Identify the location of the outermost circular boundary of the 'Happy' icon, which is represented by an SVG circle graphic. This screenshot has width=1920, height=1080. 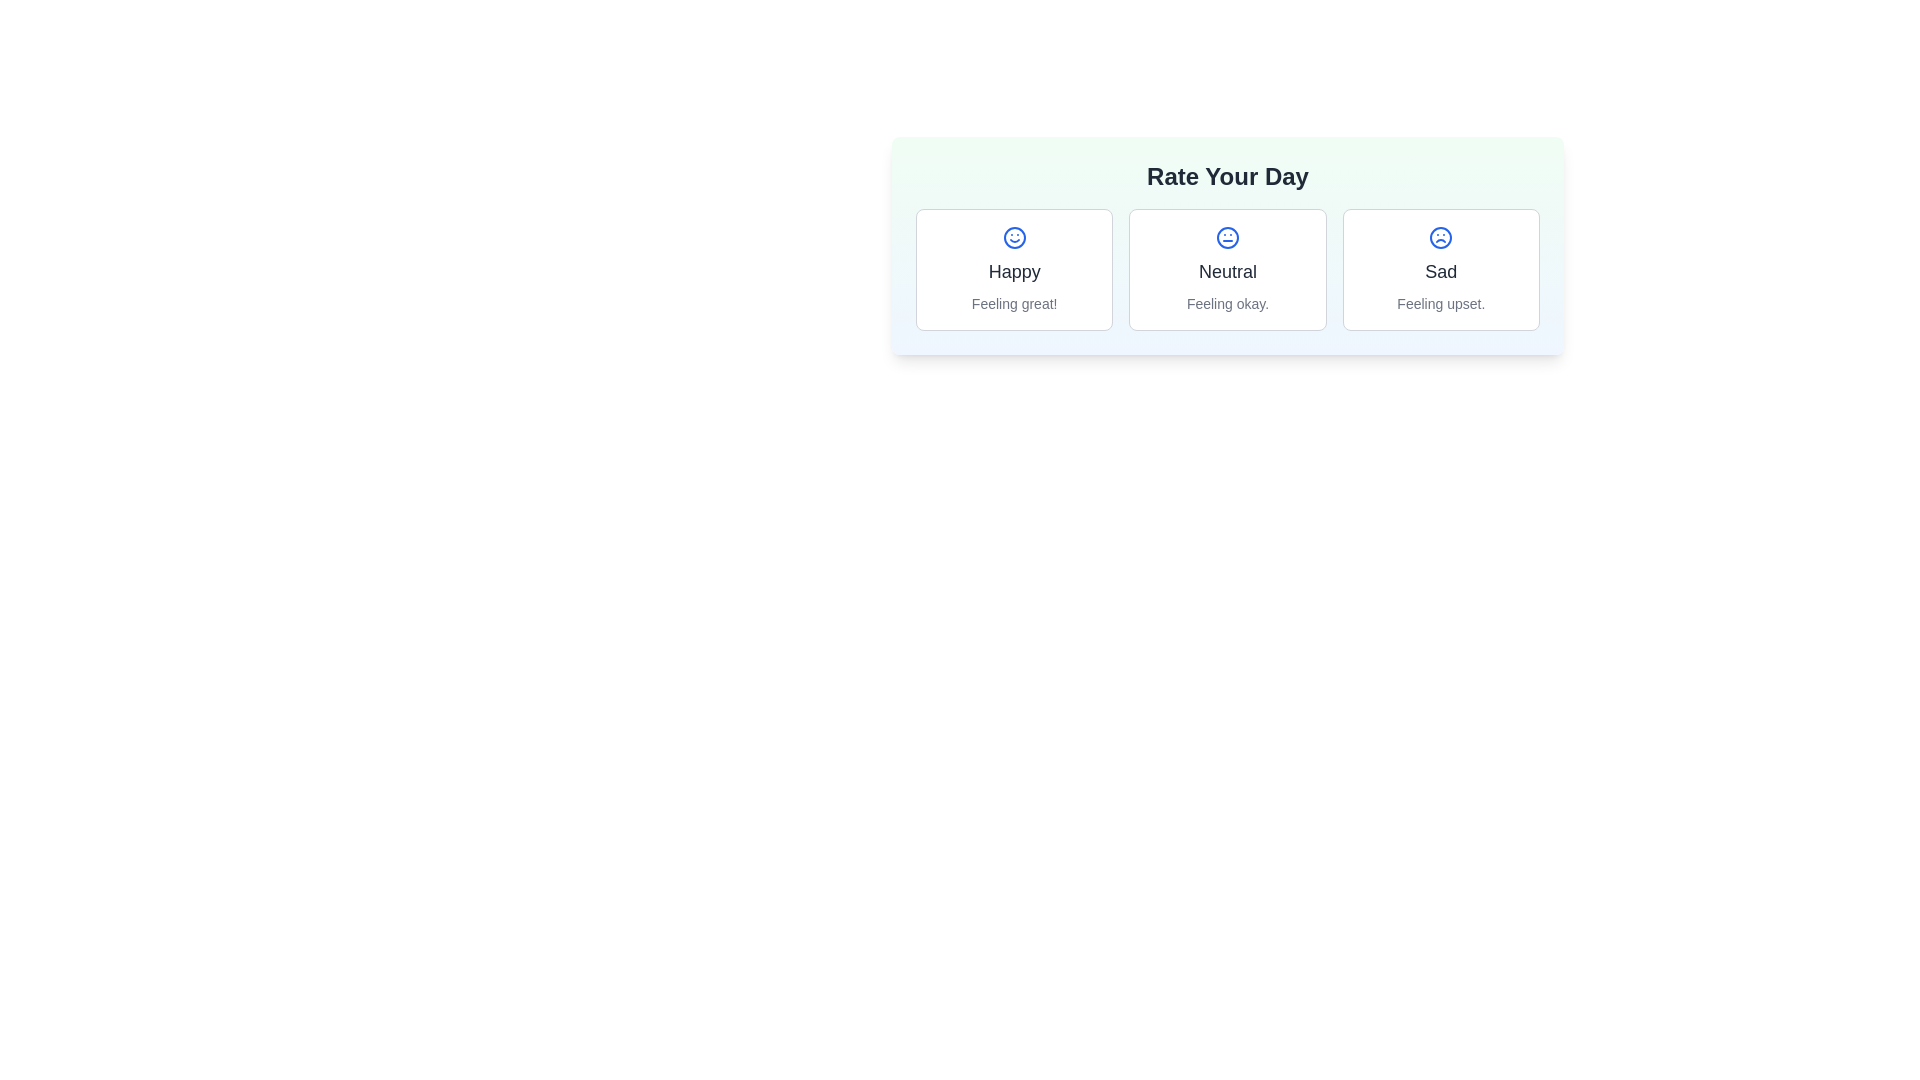
(1014, 237).